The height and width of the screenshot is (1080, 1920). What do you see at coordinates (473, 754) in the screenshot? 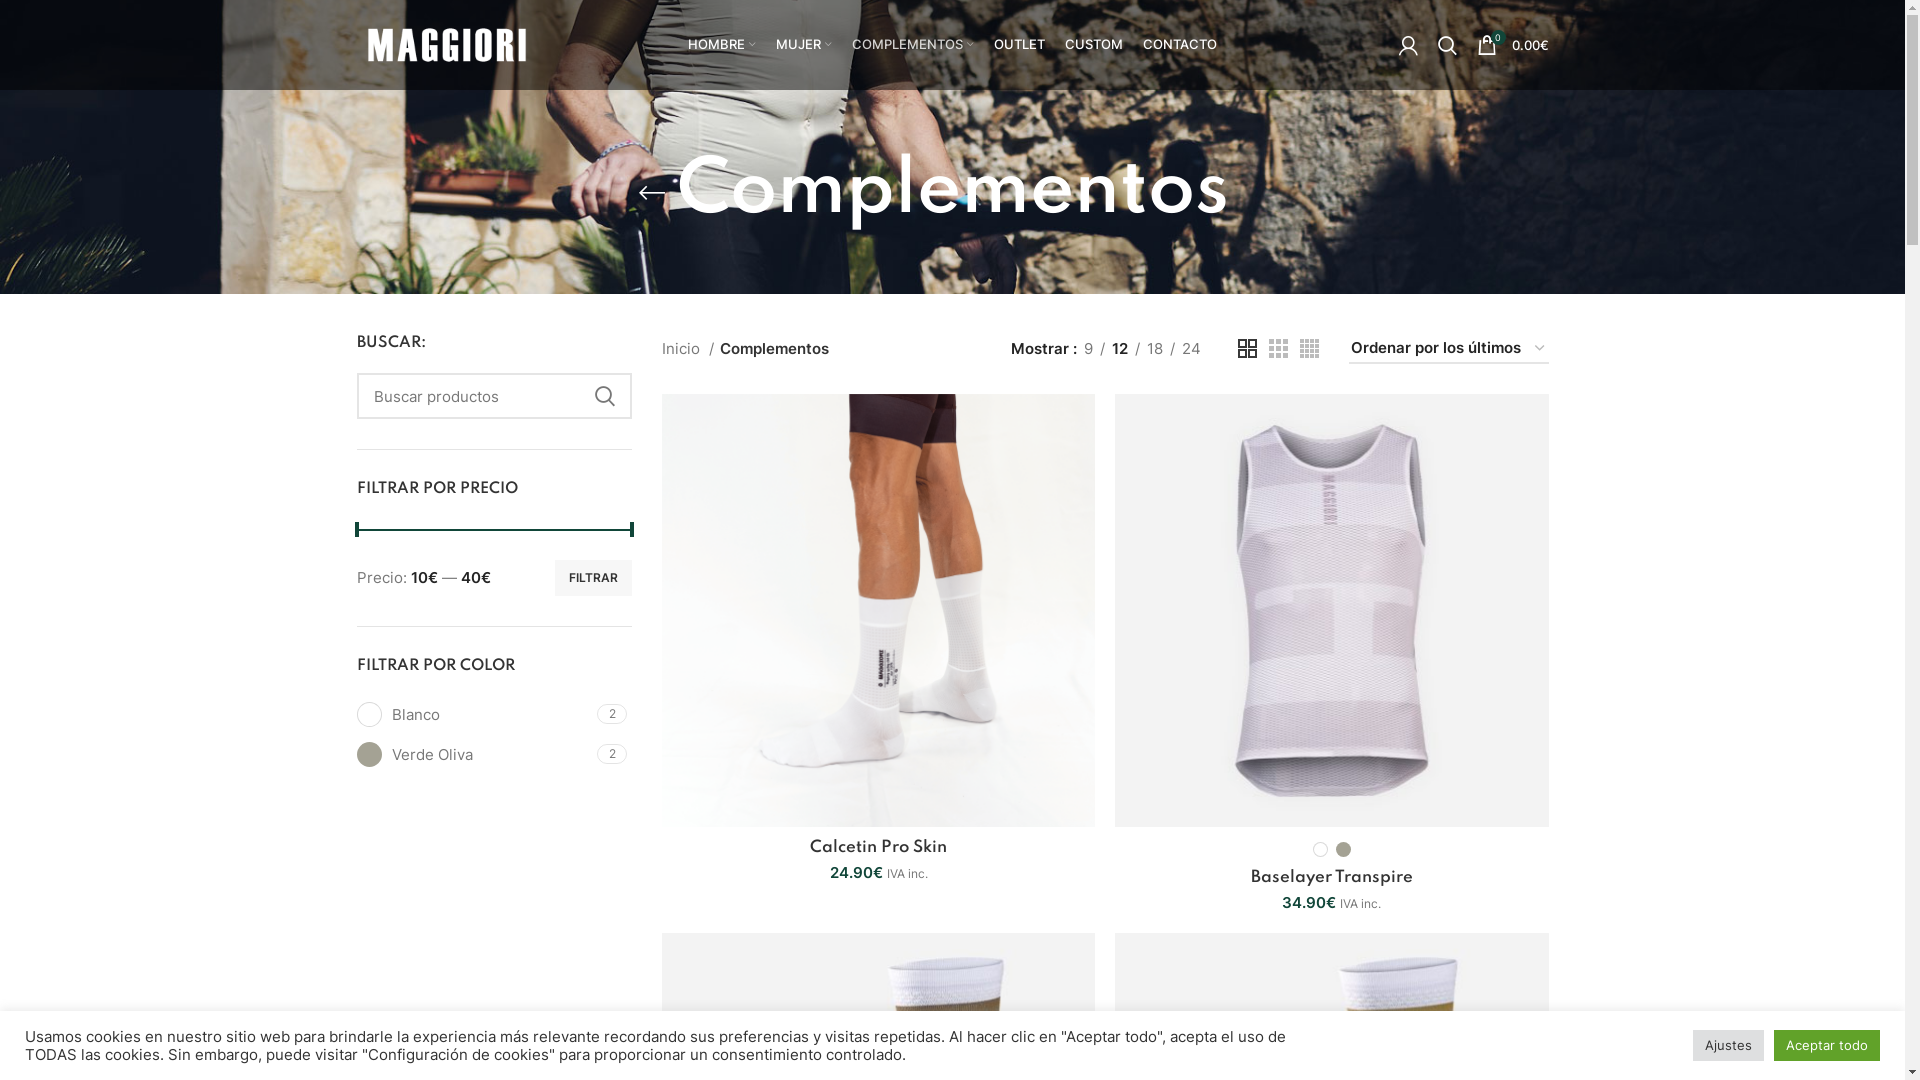
I see `'Verde Oliva` at bounding box center [473, 754].